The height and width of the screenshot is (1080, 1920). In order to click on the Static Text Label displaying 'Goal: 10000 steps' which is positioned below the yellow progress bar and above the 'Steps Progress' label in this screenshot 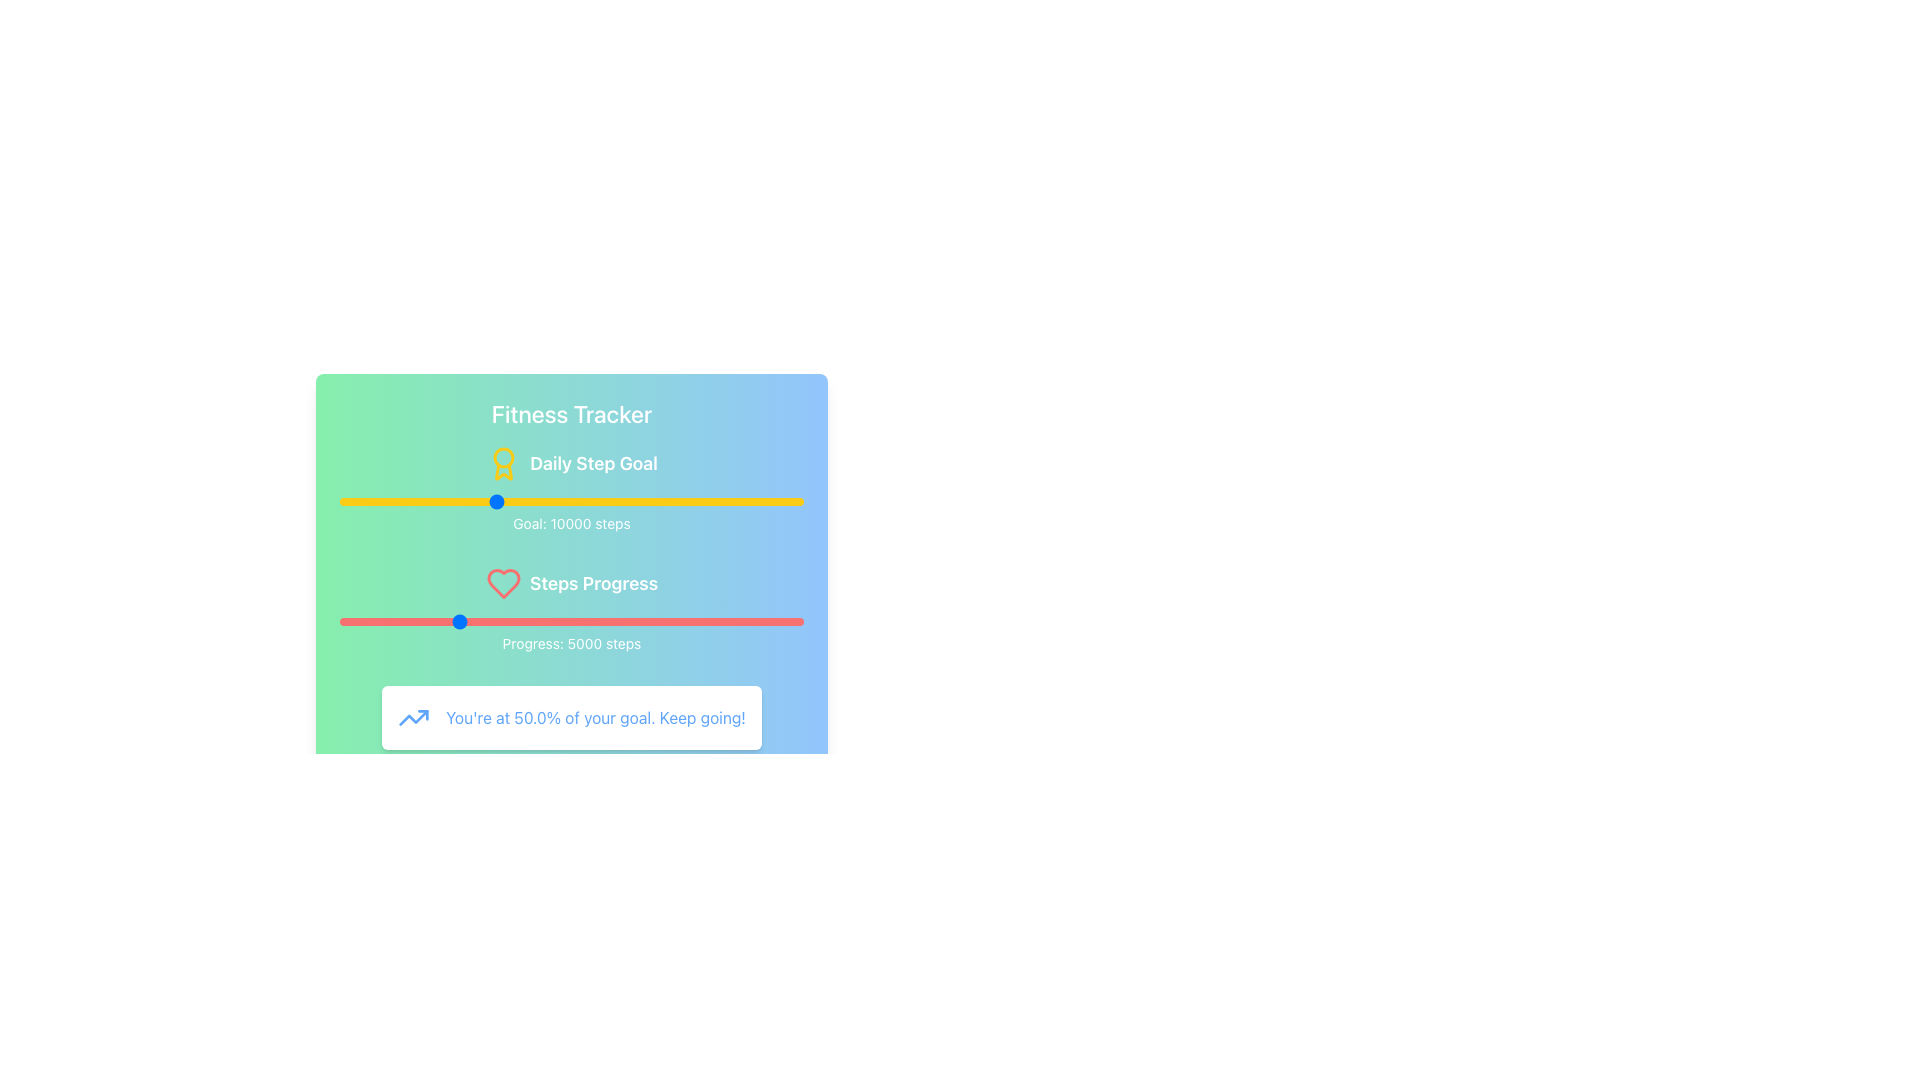, I will do `click(570, 523)`.